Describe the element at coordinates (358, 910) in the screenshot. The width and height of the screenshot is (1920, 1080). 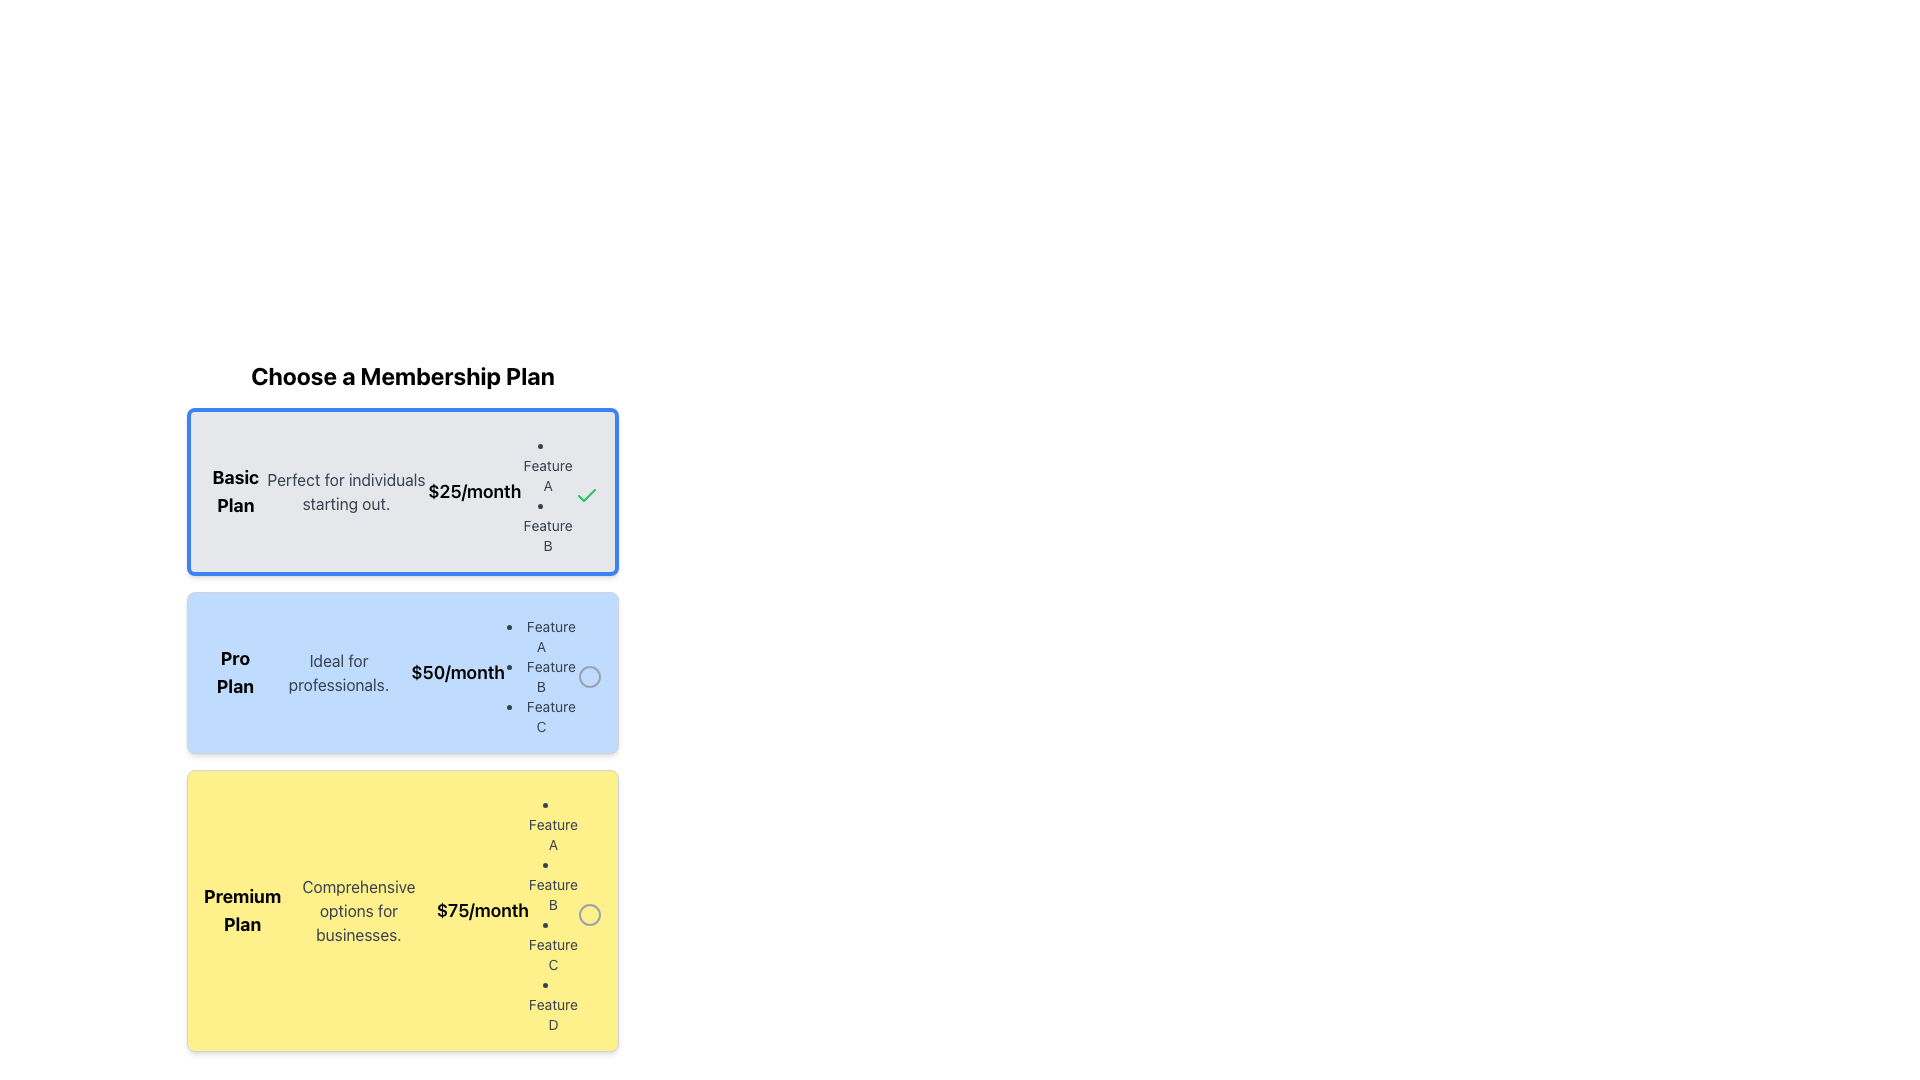
I see `informational text label that describes the benefits of the 'Premium Plan' membership option, which is located below the 'Premium Plan' title and aligns with the '$75/month' label` at that location.